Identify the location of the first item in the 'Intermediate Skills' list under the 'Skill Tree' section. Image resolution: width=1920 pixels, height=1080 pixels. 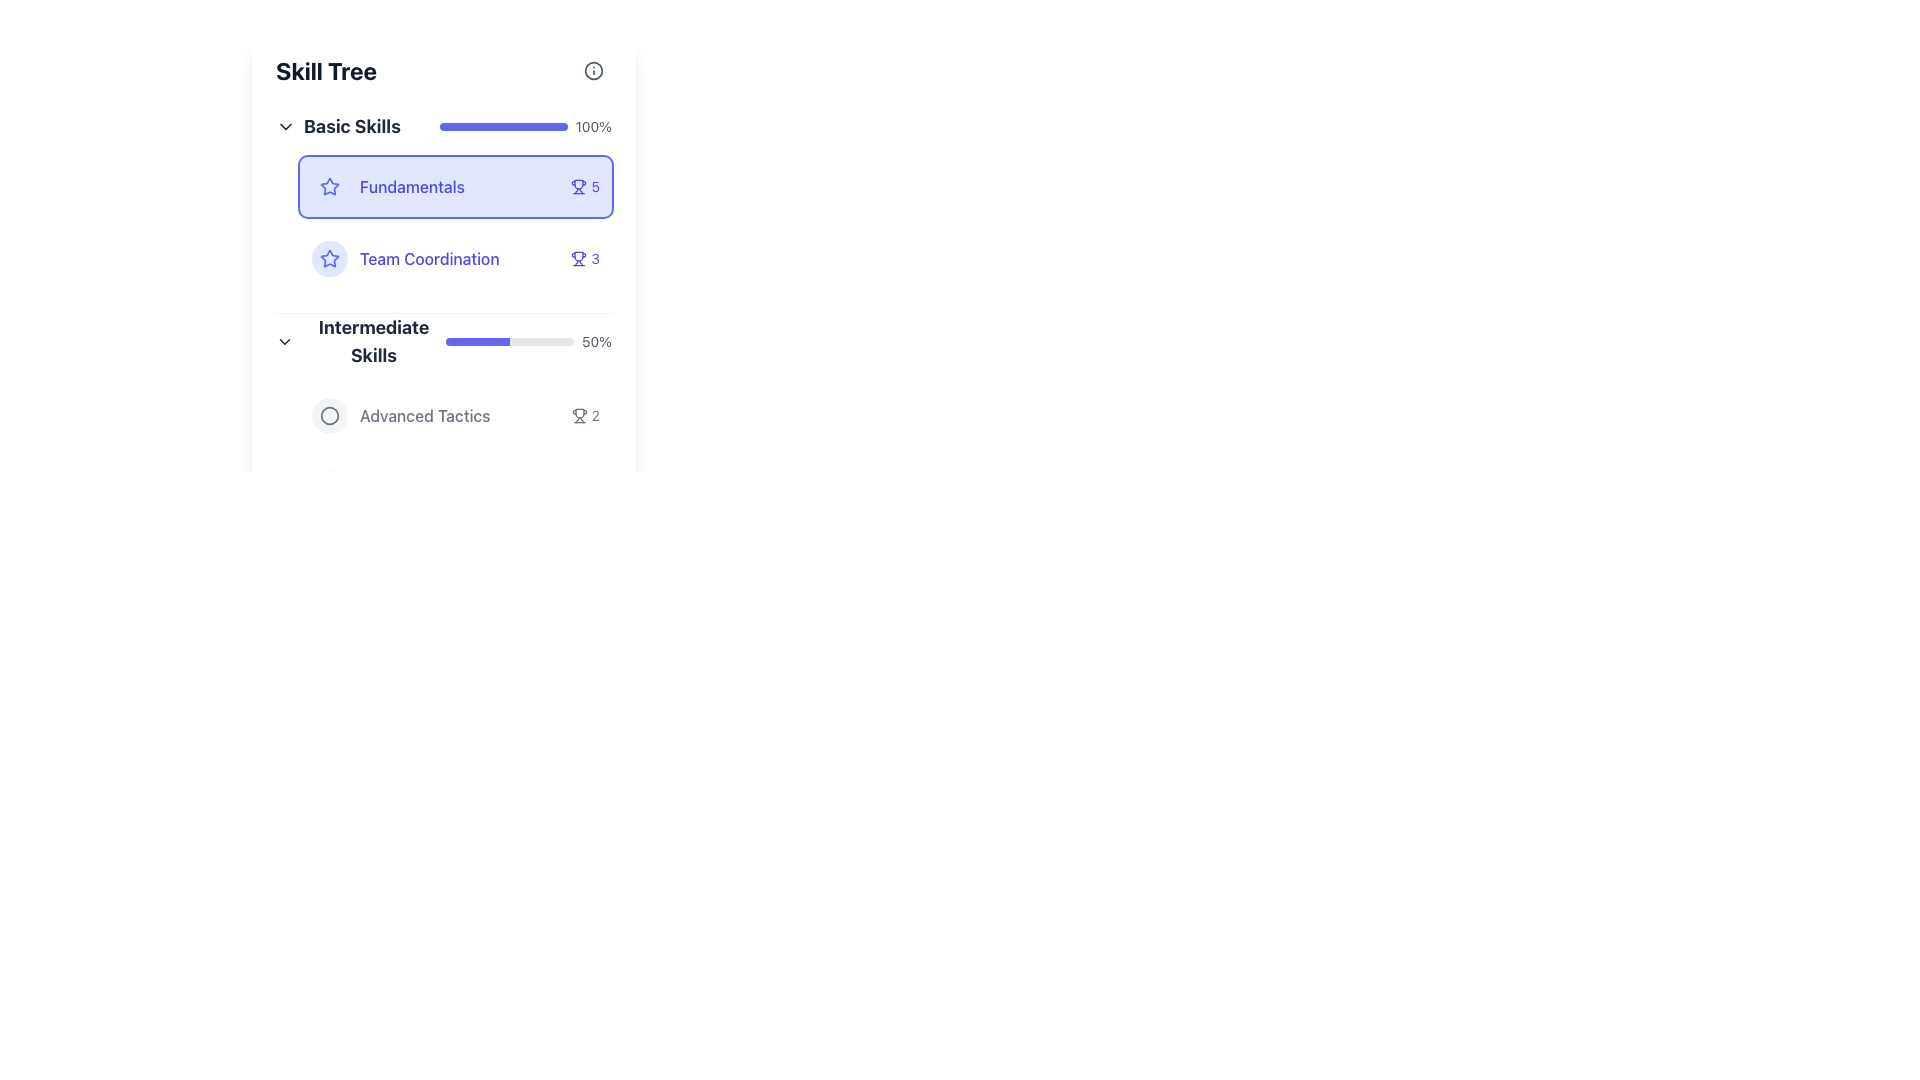
(455, 451).